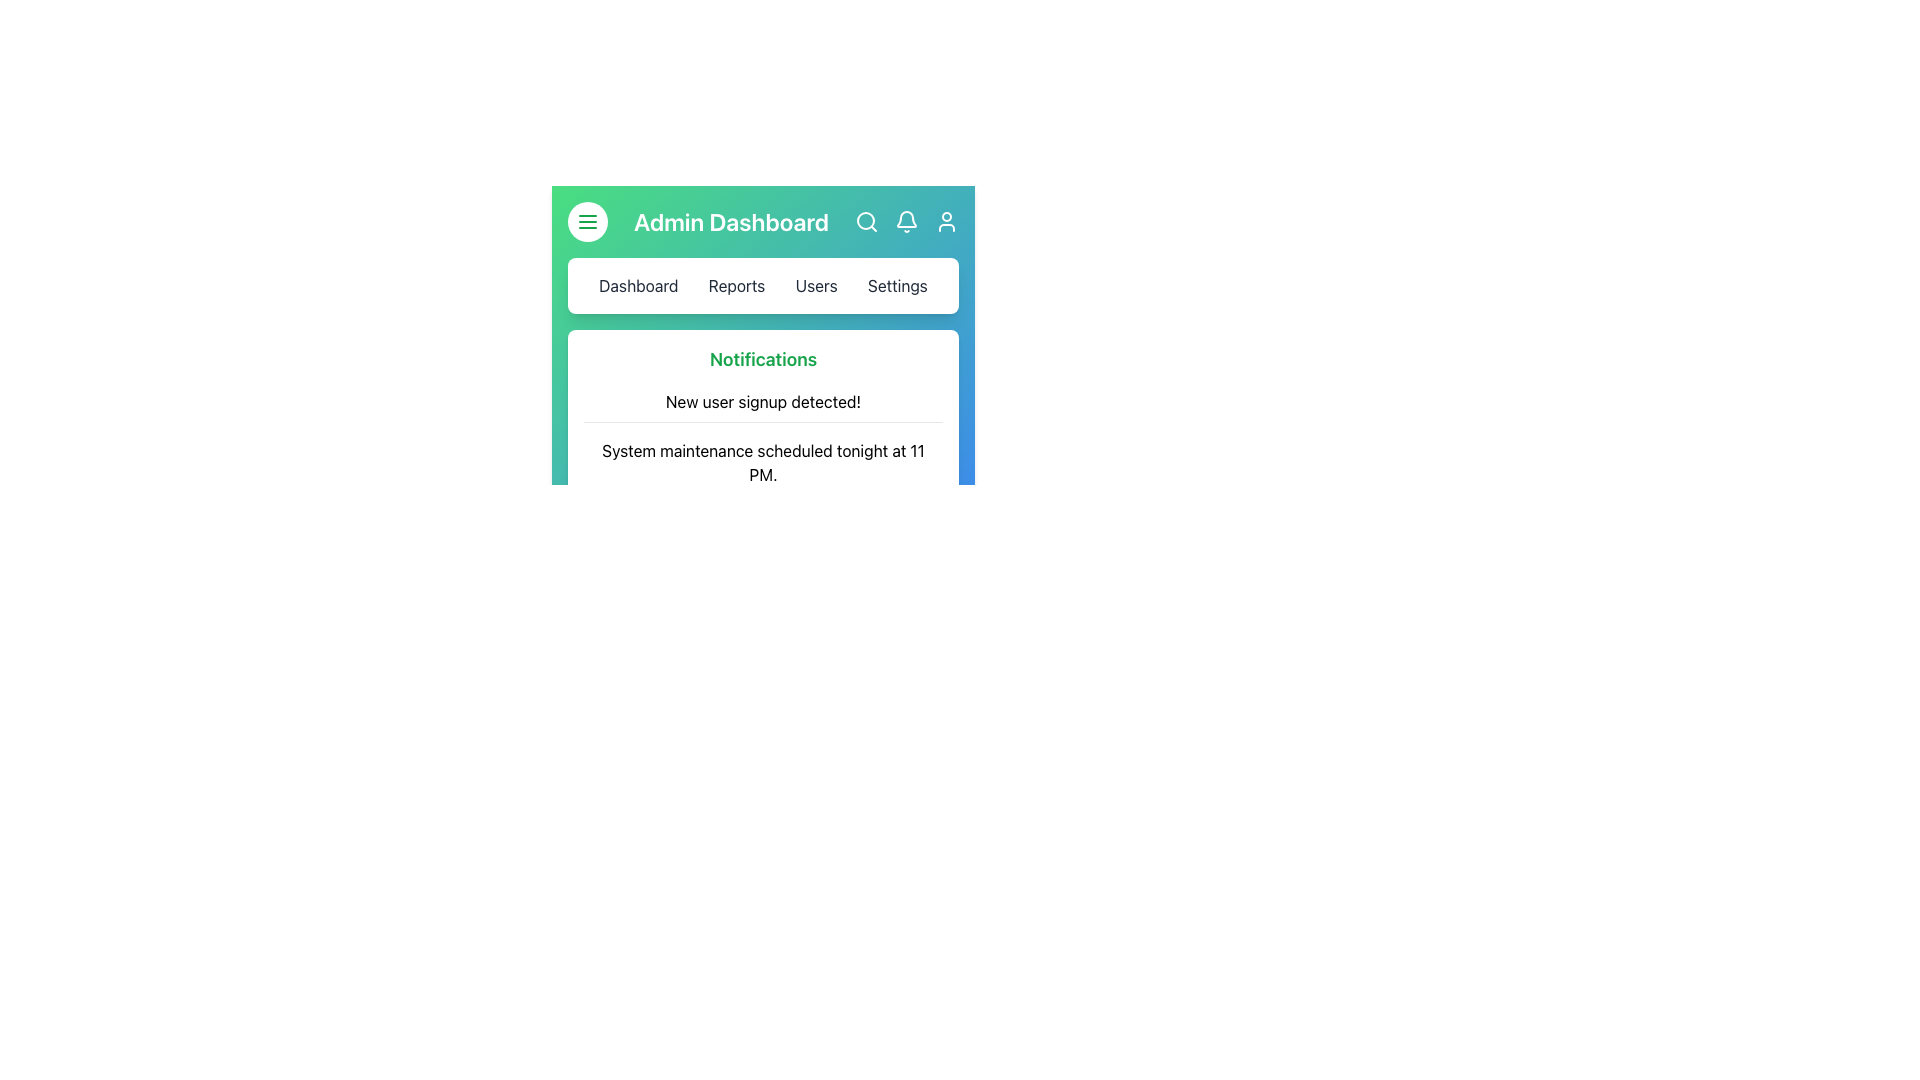 The image size is (1920, 1080). I want to click on the 'Reports' navigation menu item, so click(762, 285).